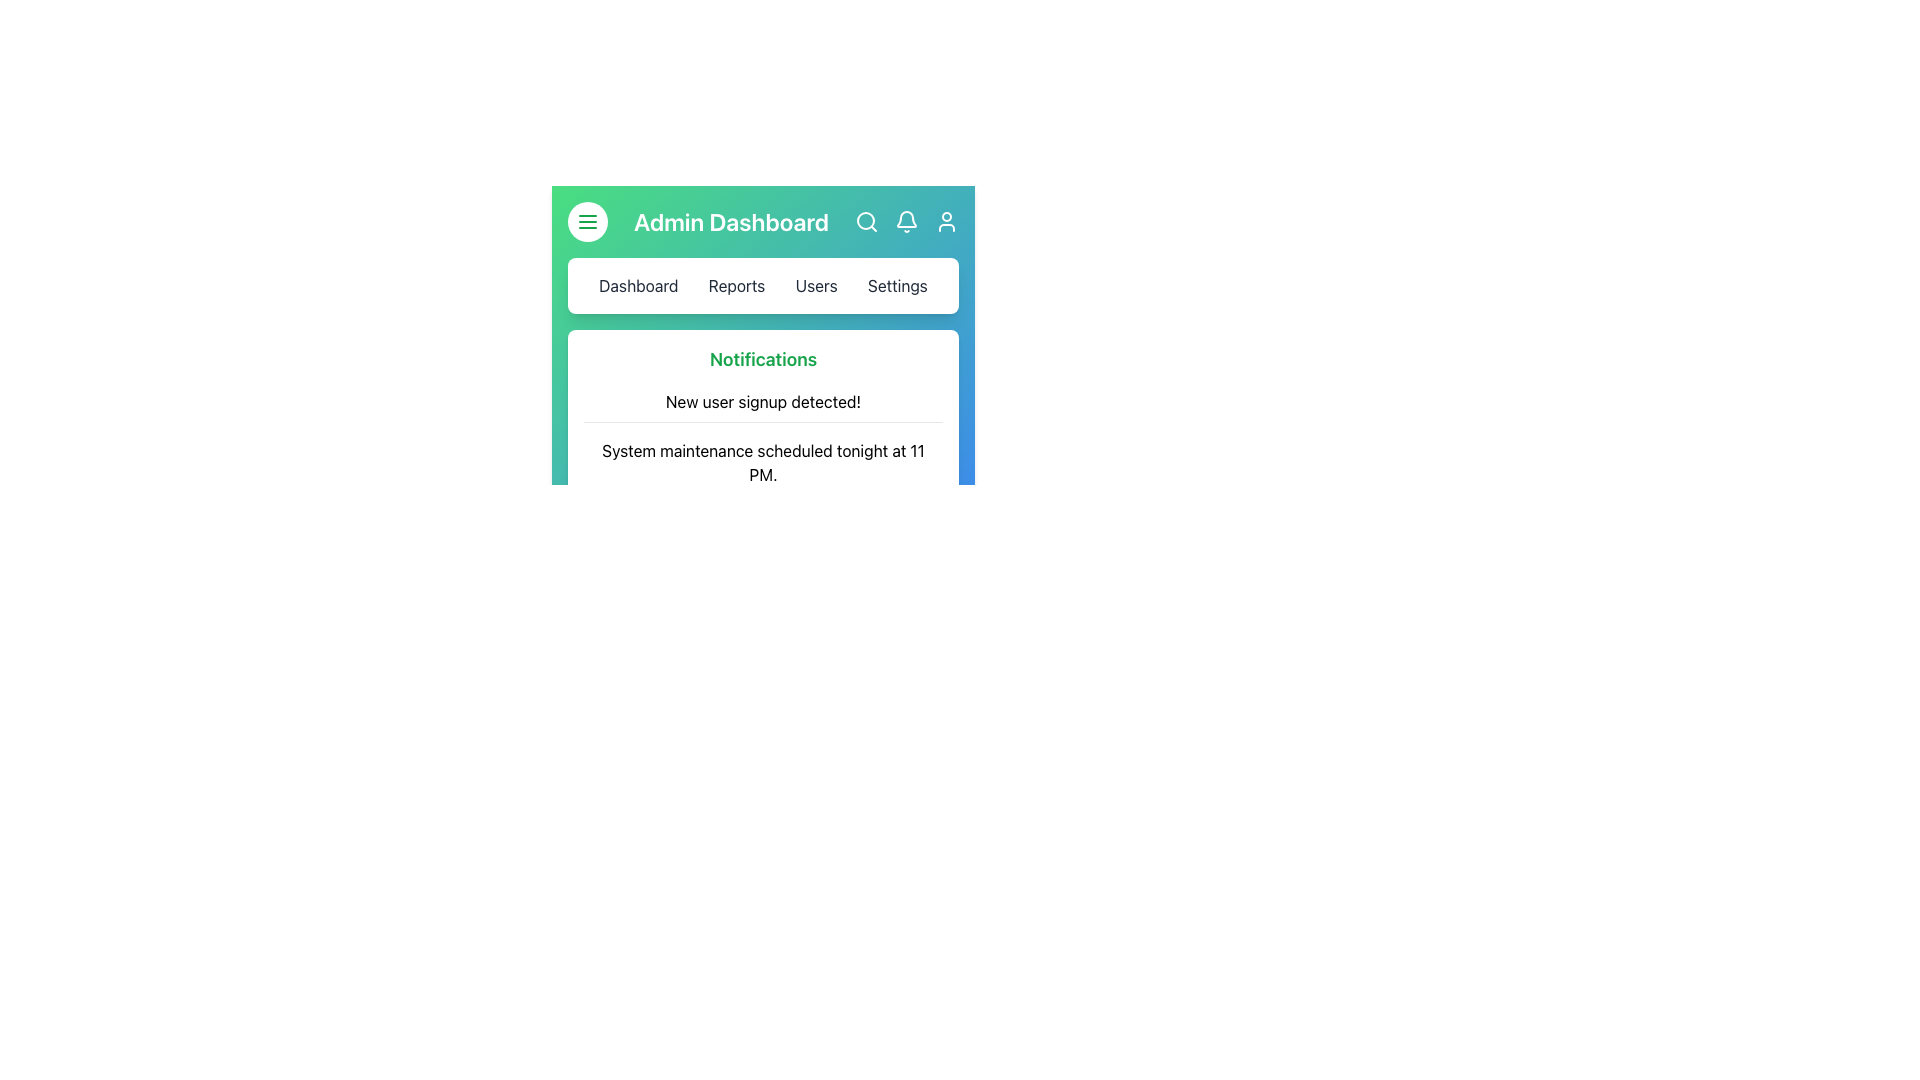 The image size is (1920, 1080). I want to click on the 'Reports' navigation menu item, so click(762, 285).